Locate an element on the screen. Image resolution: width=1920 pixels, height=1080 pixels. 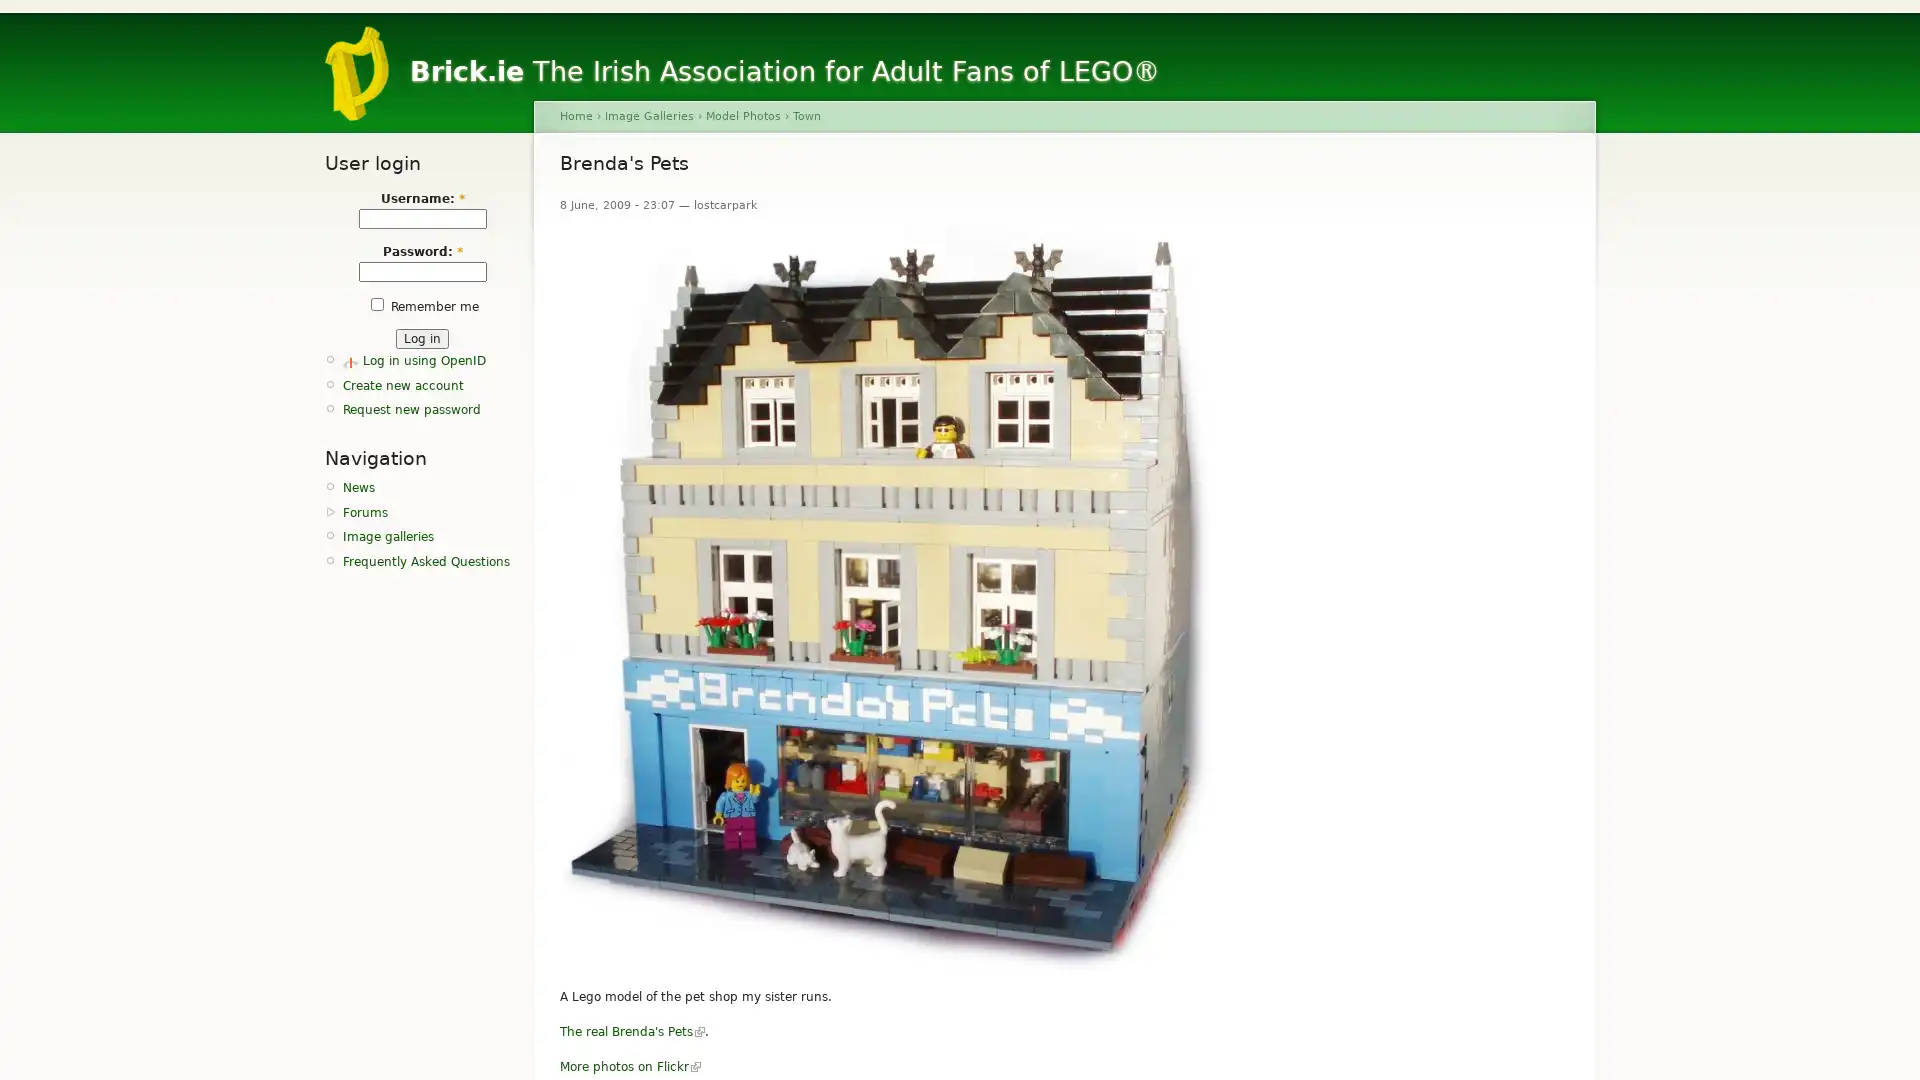
Log in is located at coordinates (421, 337).